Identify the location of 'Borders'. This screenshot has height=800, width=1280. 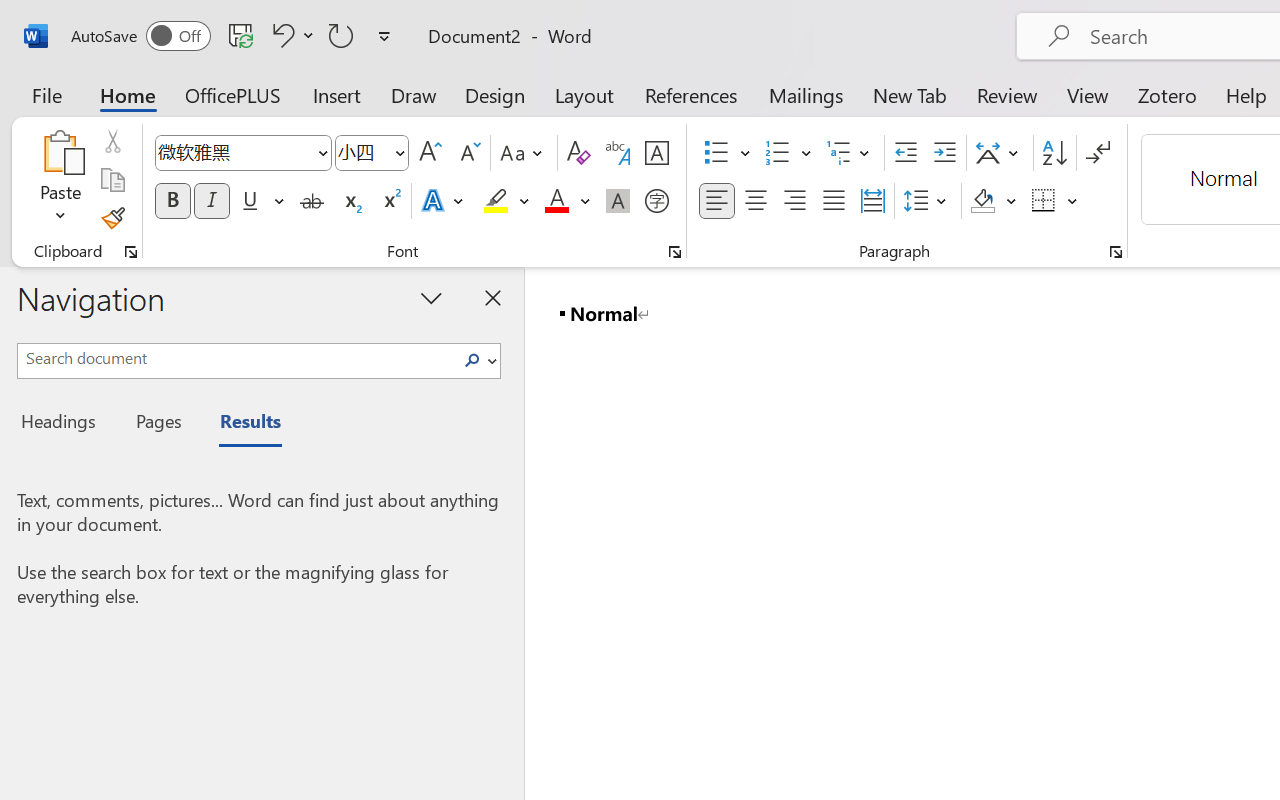
(1054, 201).